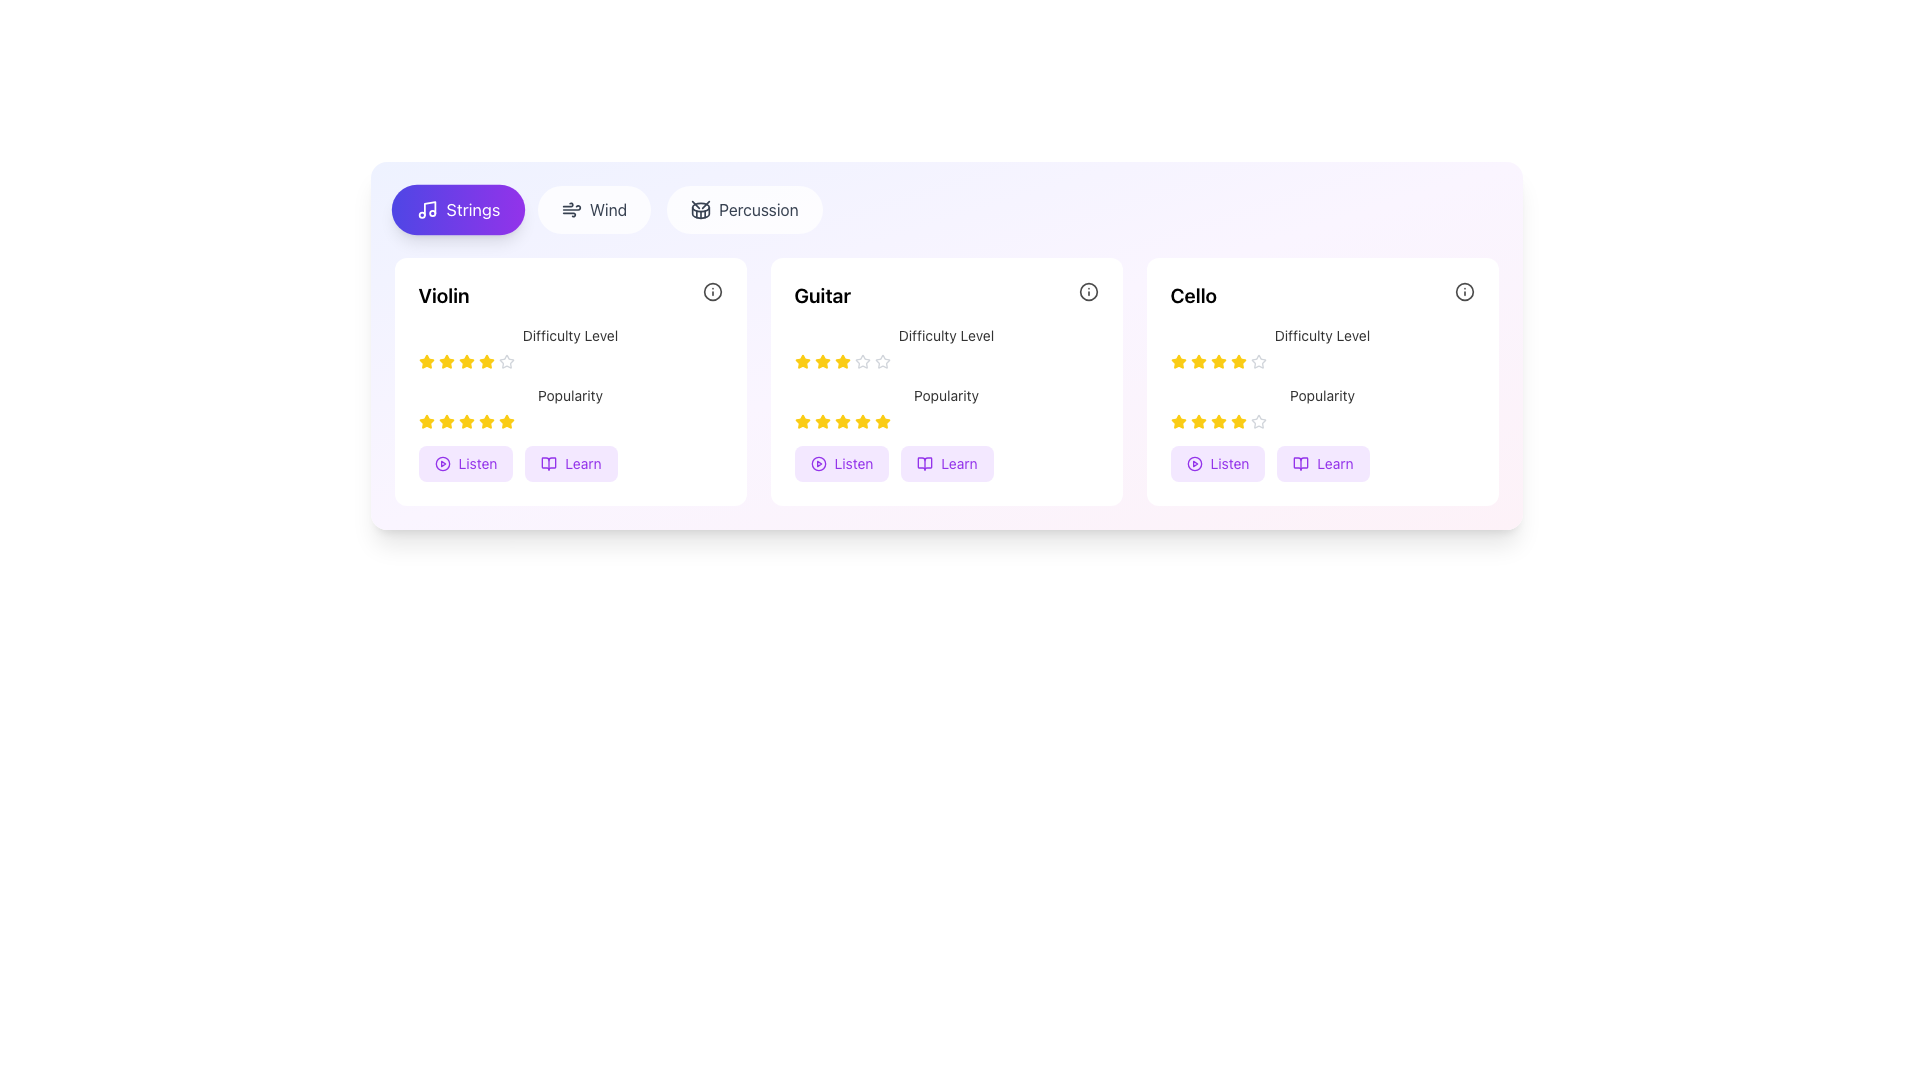 This screenshot has width=1920, height=1080. I want to click on the fourth star in the horizontal row of five stars representing the rating mechanism under the 'Difficulty Level' section for 'Guitar' in the second card of the interface, so click(862, 362).